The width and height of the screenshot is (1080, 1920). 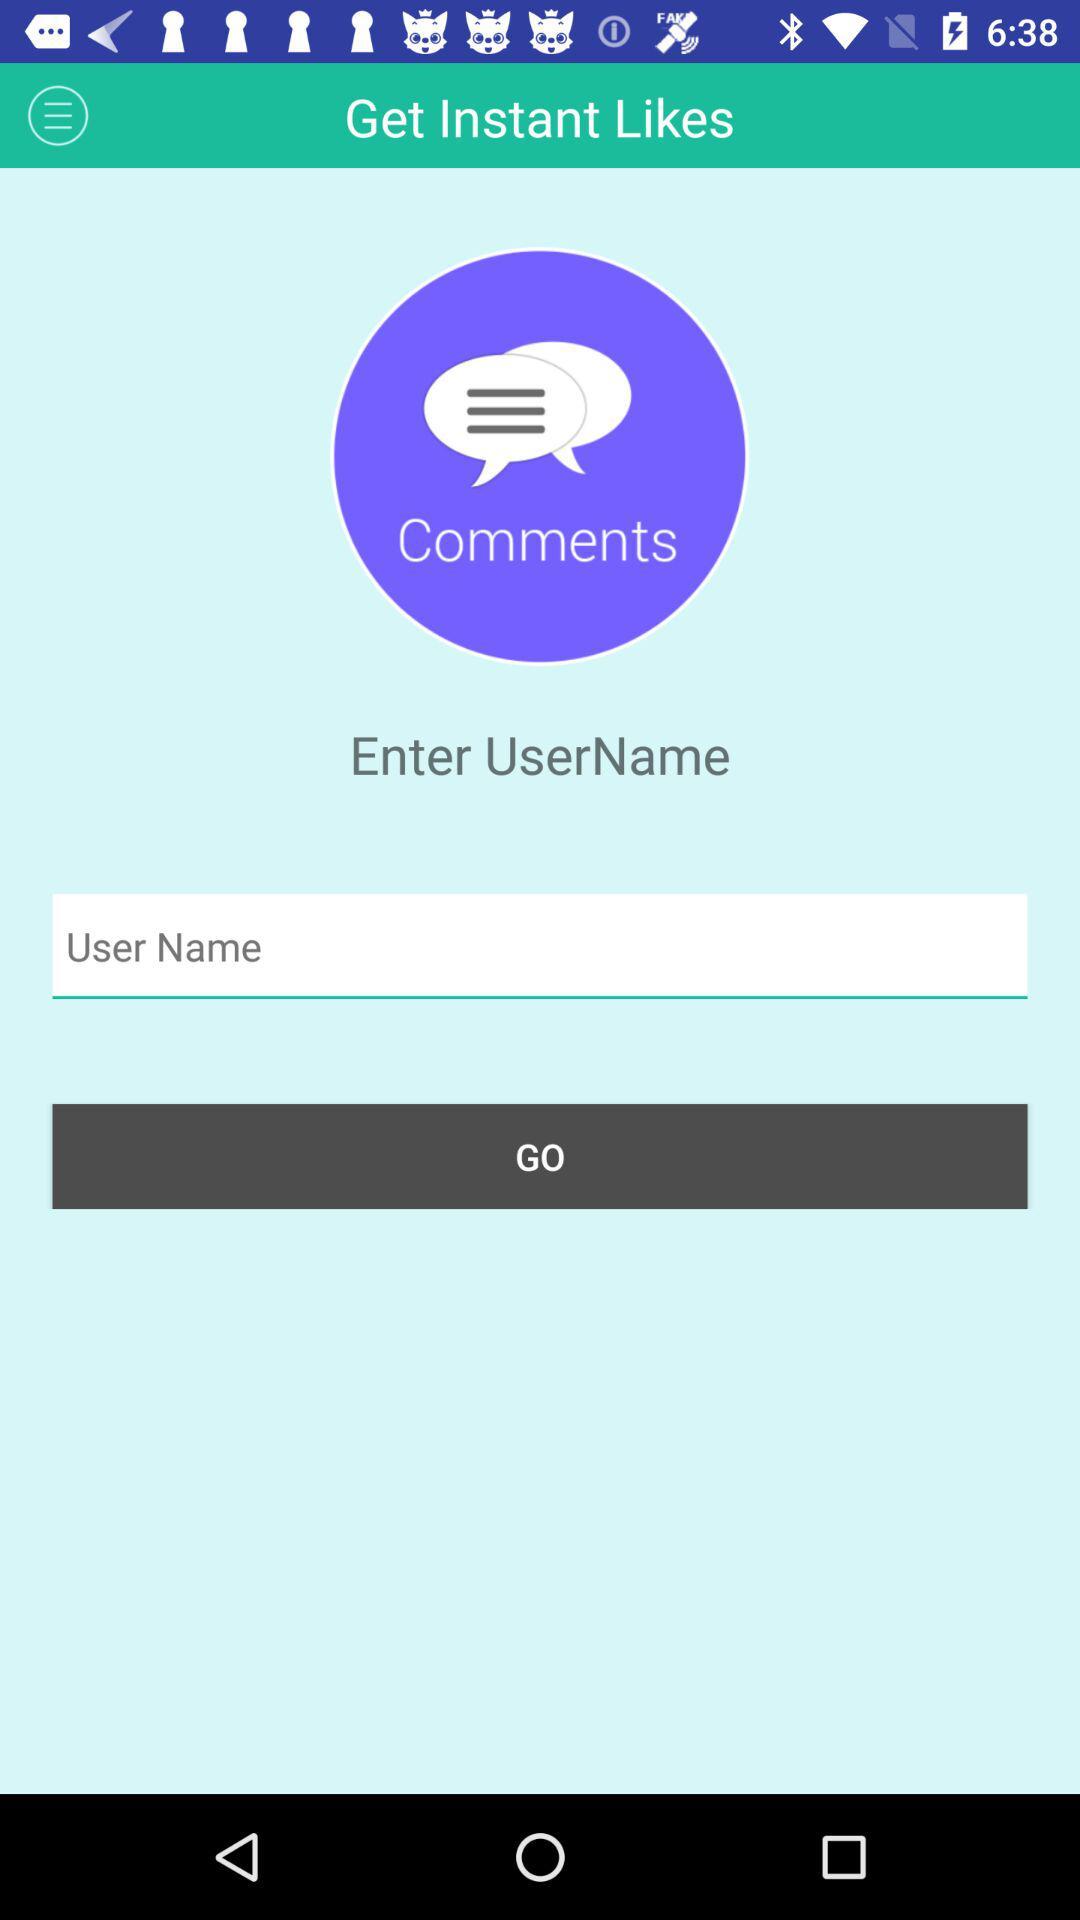 I want to click on the menu icon, so click(x=57, y=114).